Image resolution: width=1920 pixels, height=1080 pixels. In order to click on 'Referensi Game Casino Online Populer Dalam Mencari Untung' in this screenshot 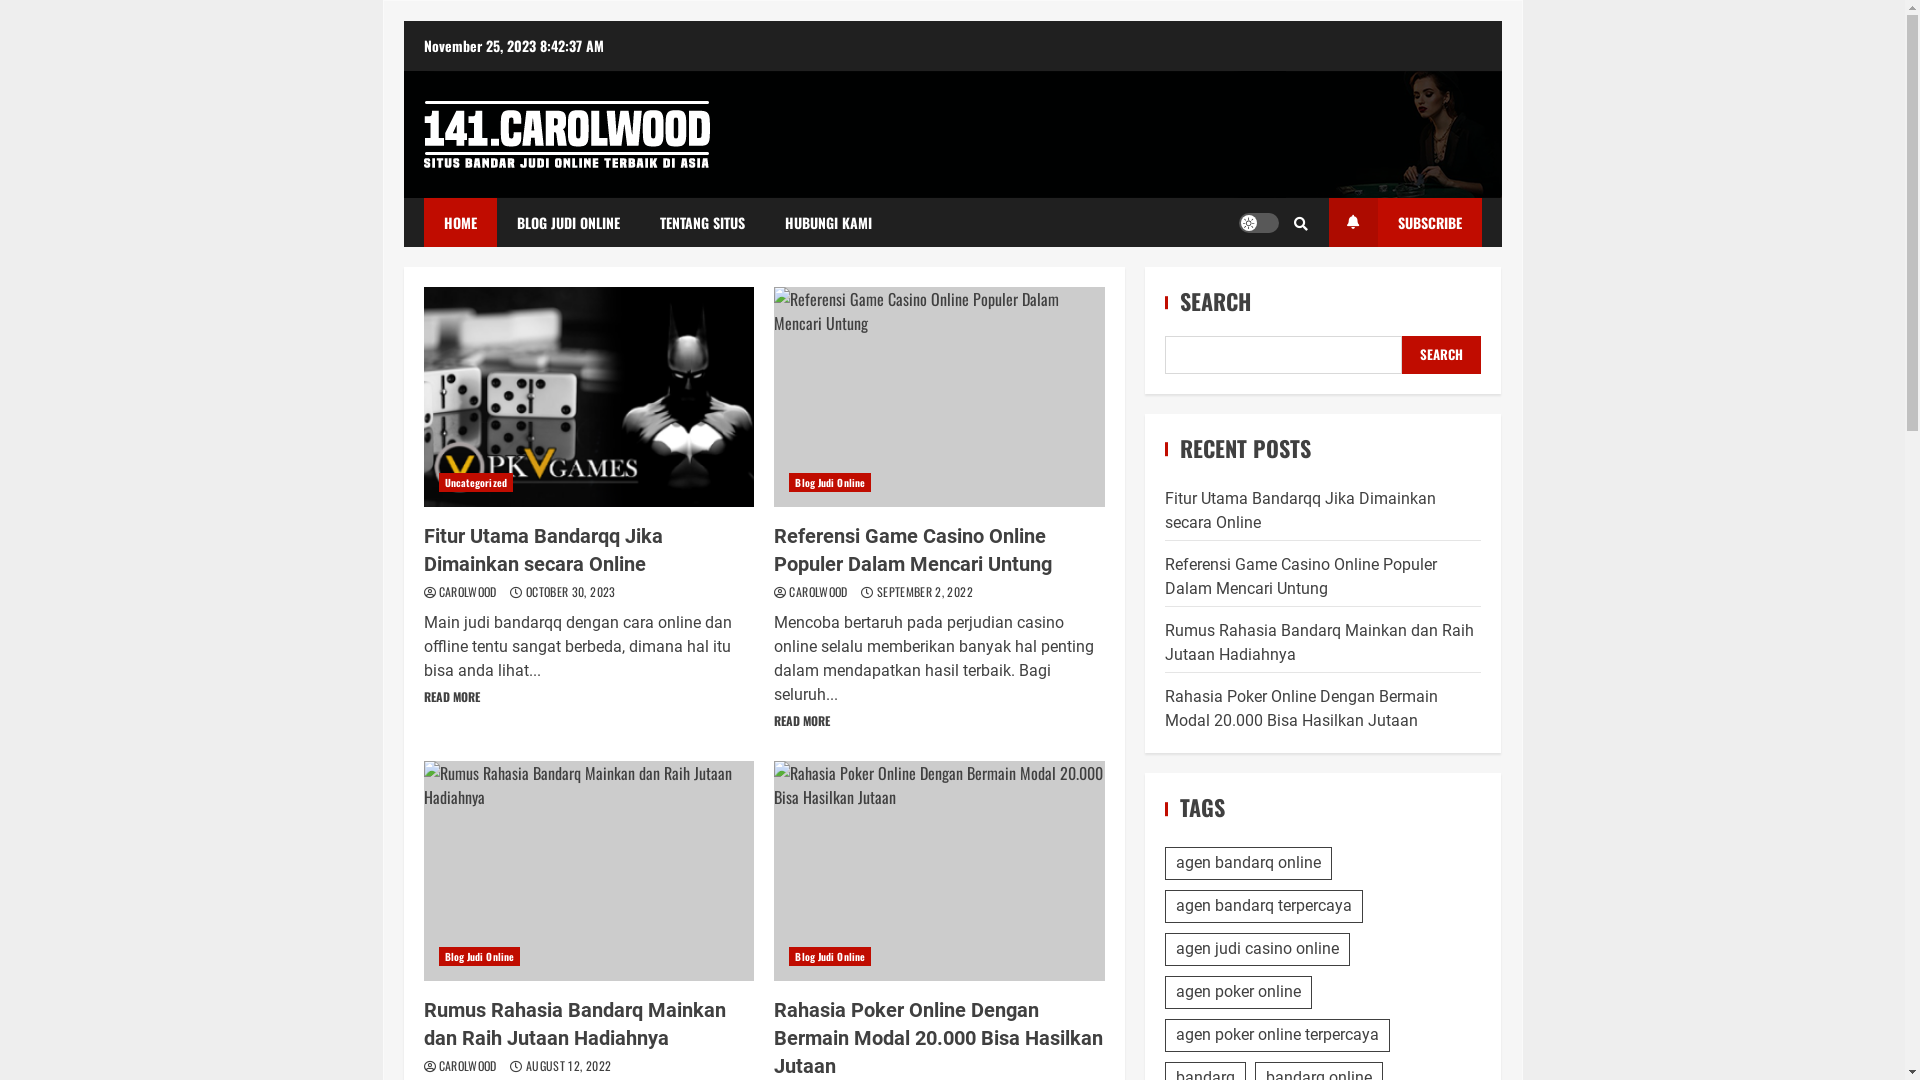, I will do `click(911, 550)`.